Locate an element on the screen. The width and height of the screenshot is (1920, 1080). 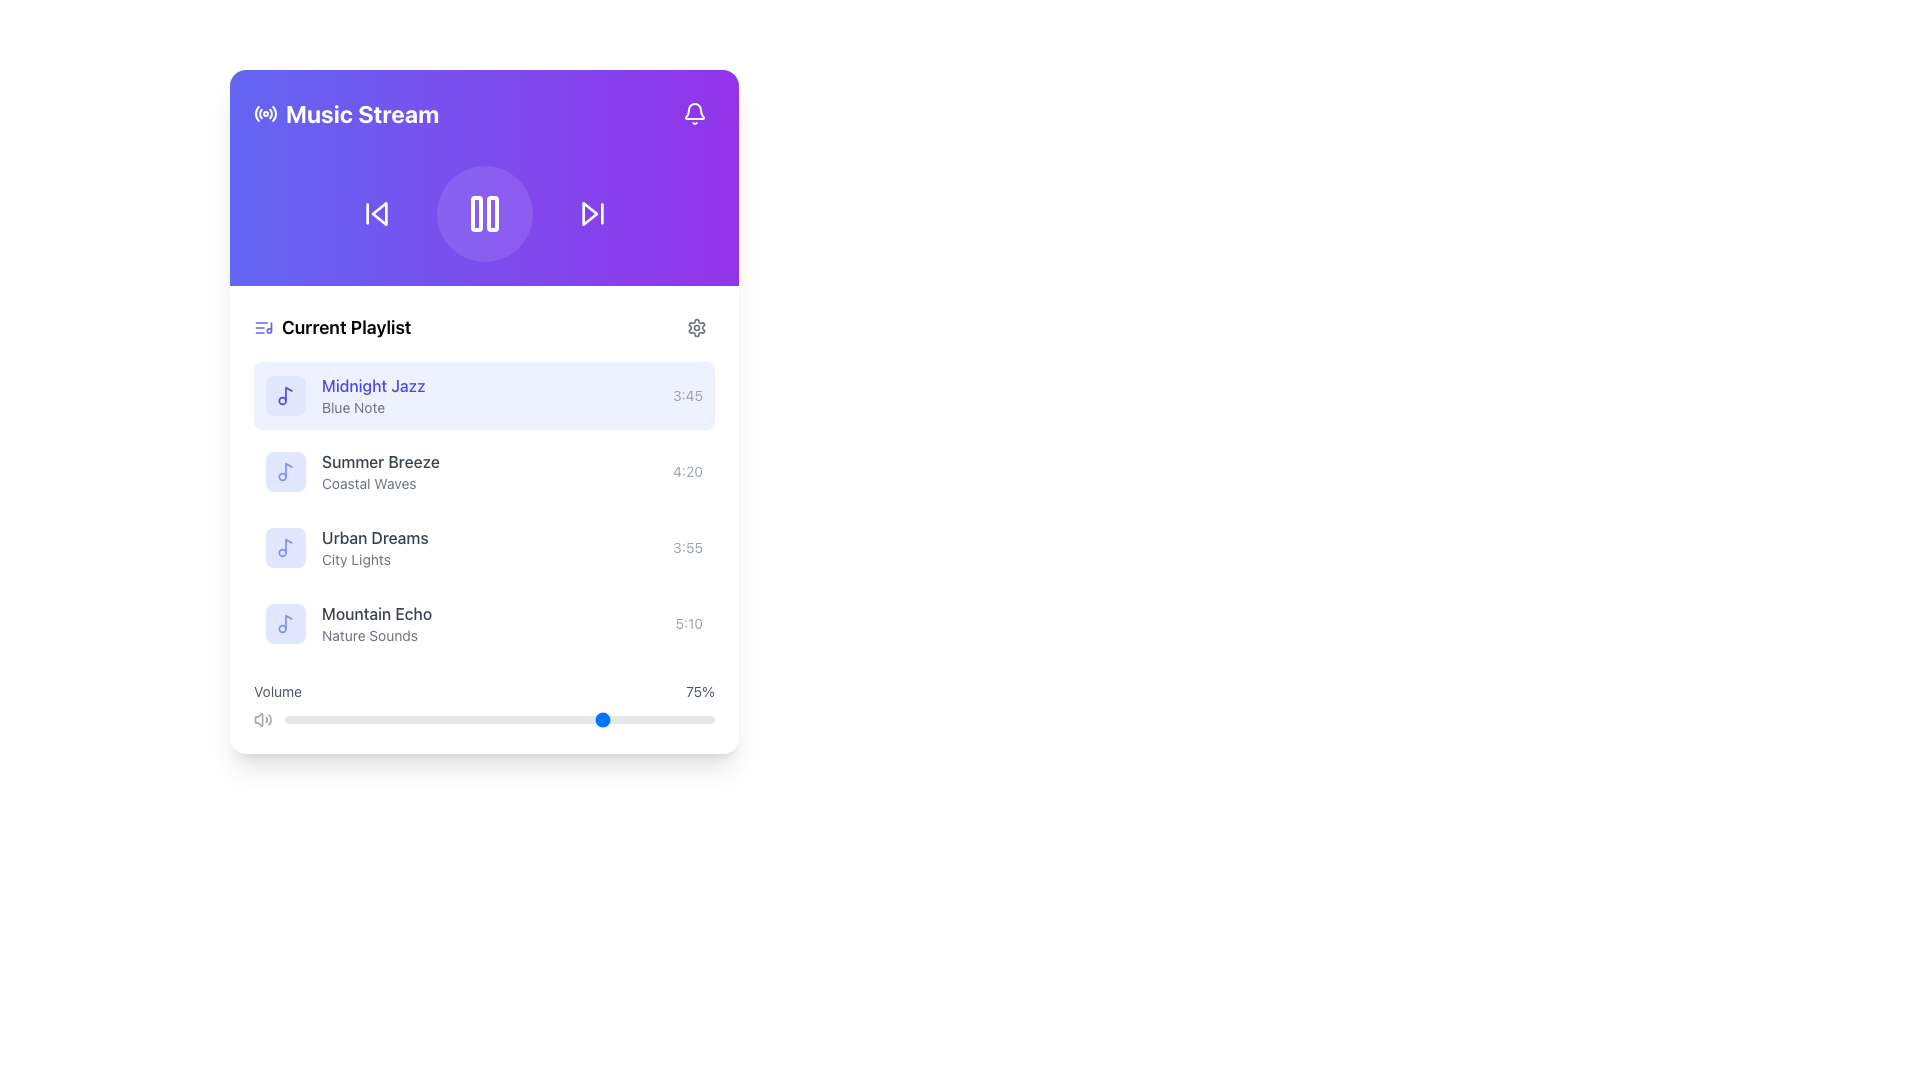
the volume slider is located at coordinates (379, 720).